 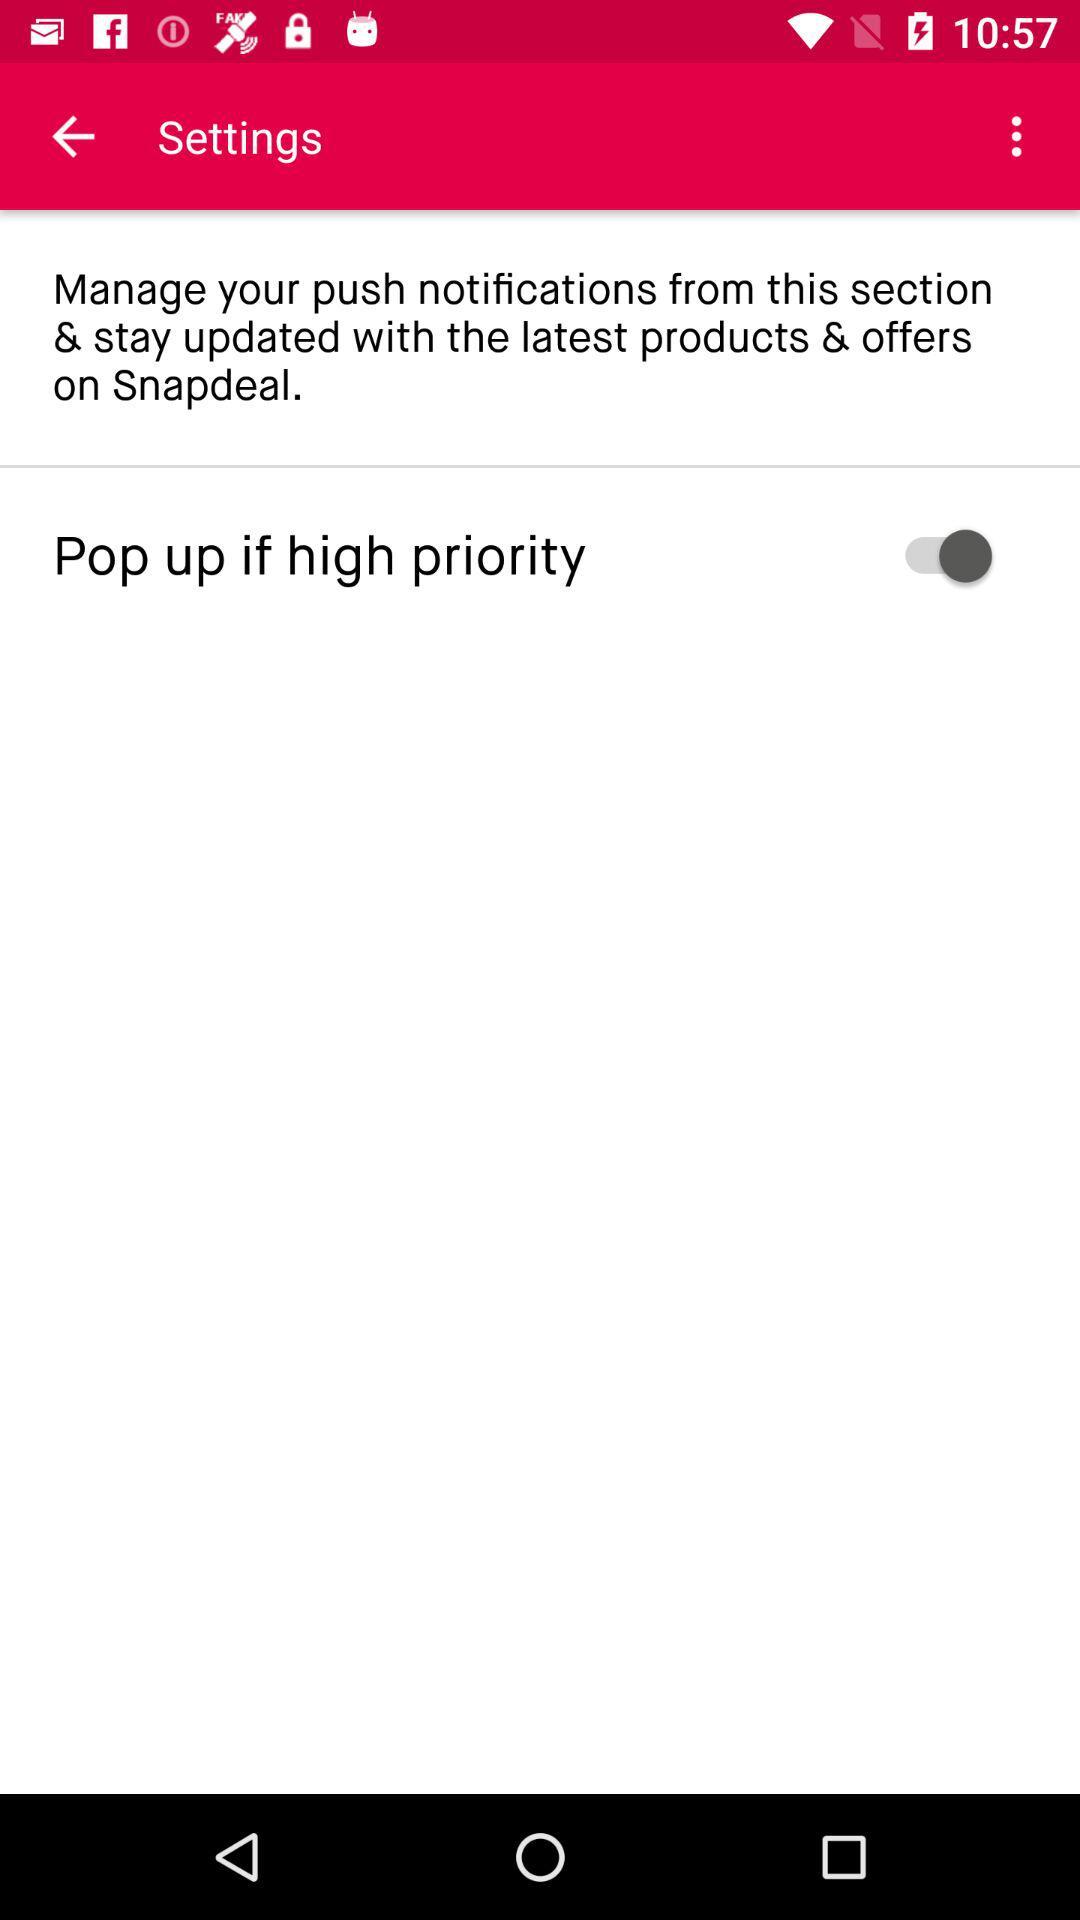 I want to click on previous page, so click(x=72, y=135).